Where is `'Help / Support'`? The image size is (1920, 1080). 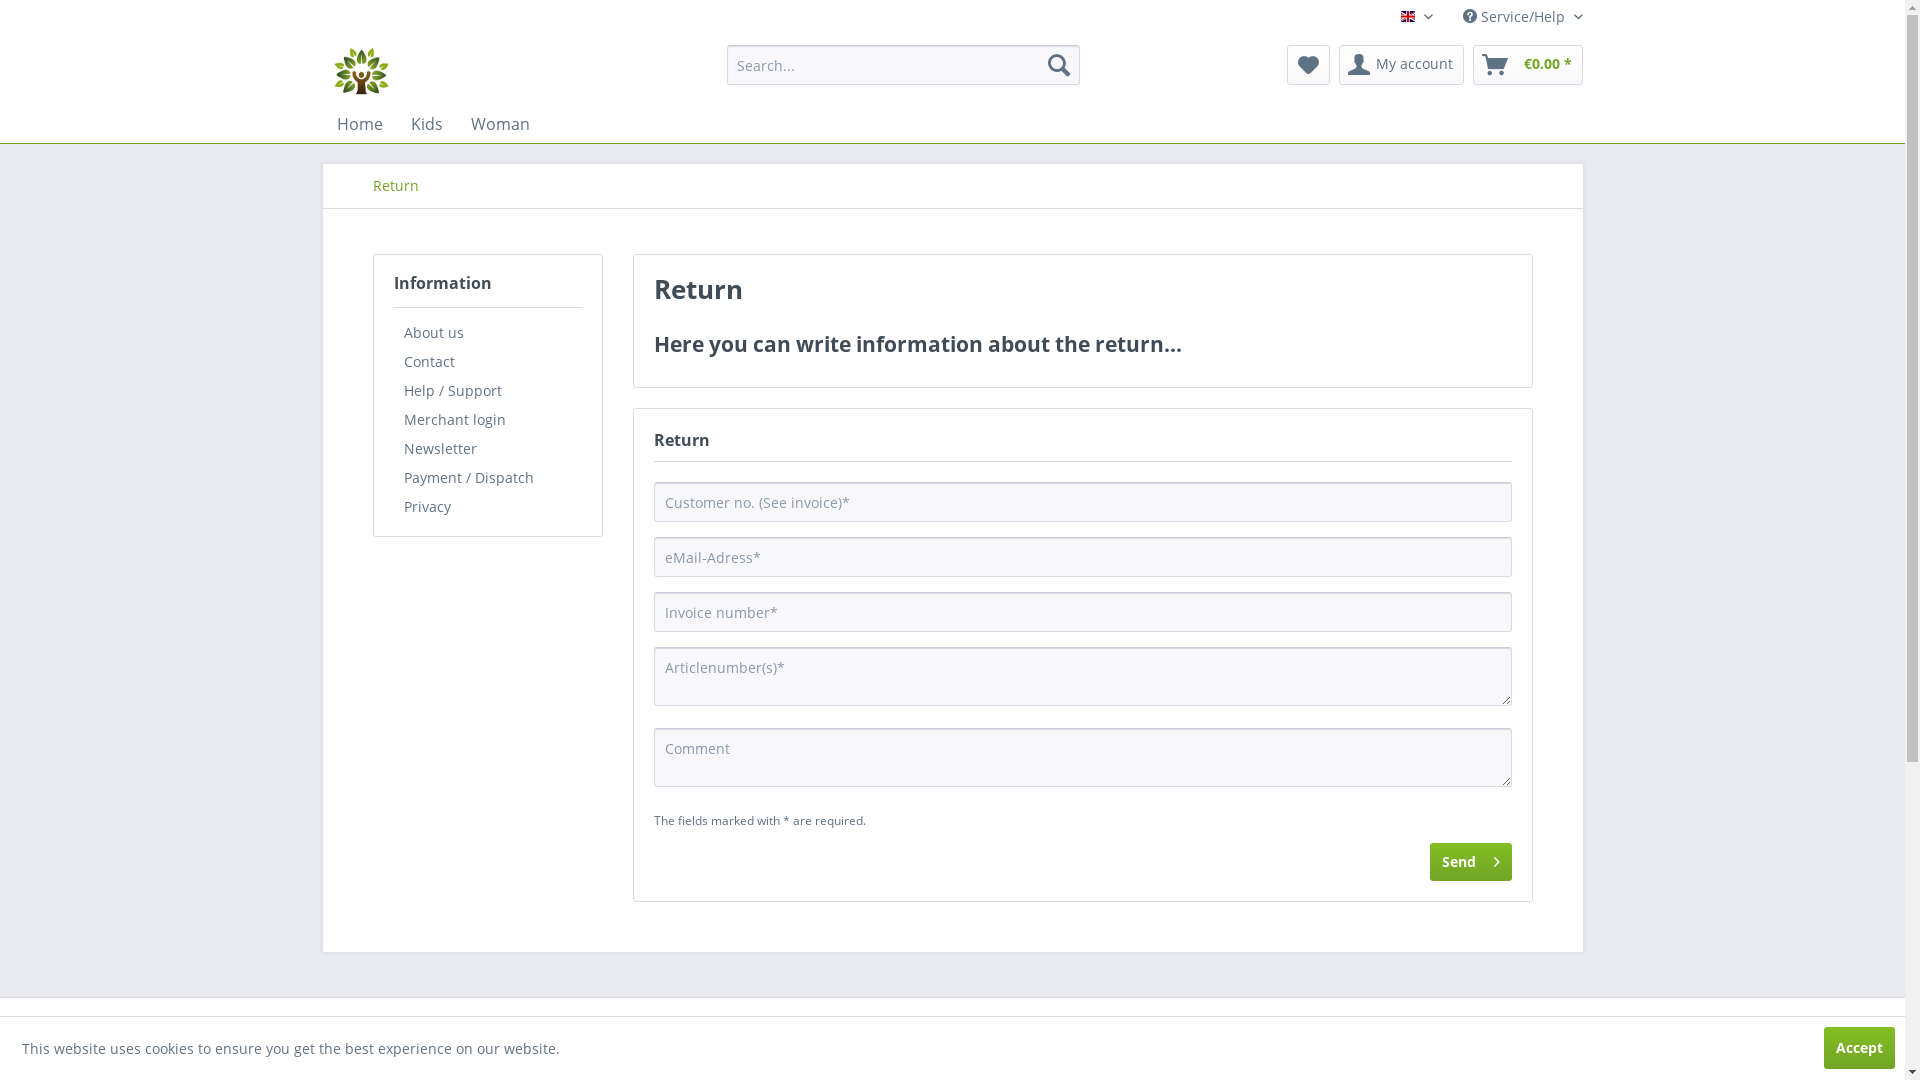
'Help / Support' is located at coordinates (488, 390).